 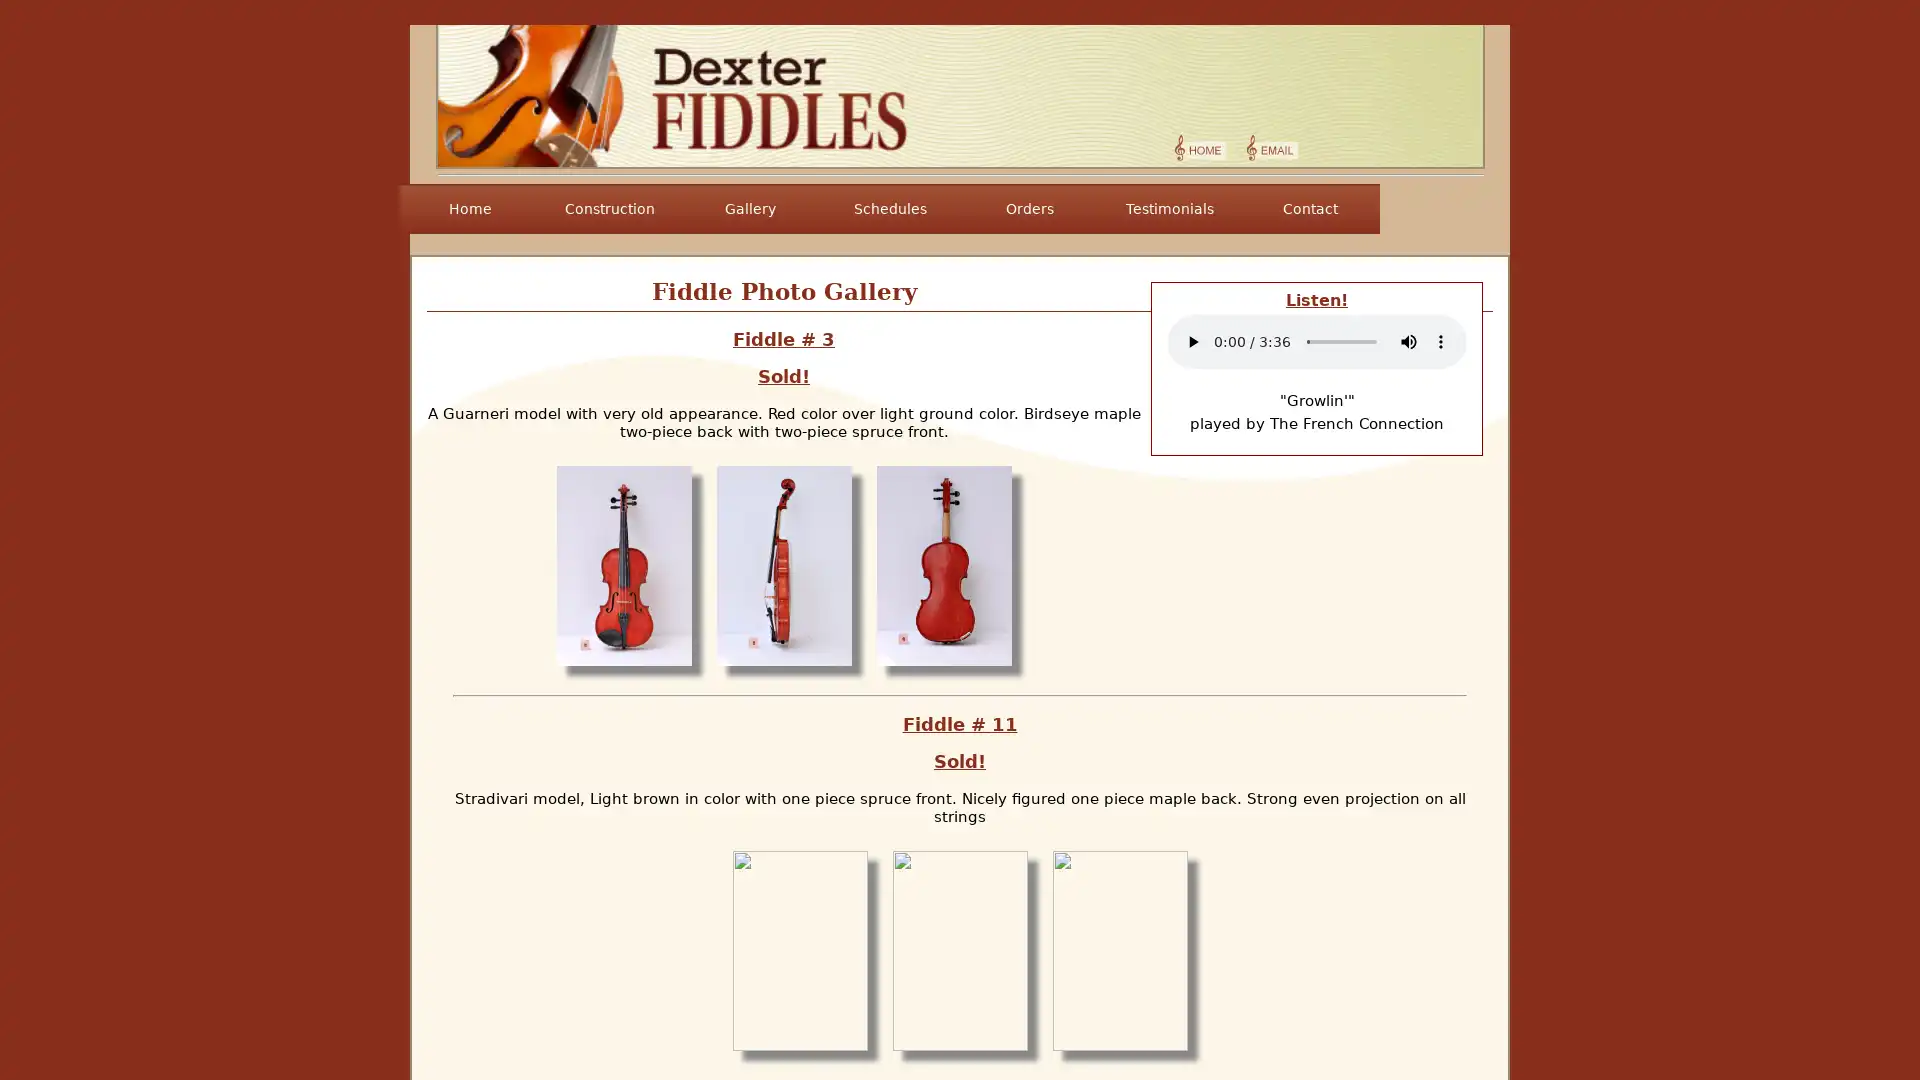 I want to click on show more media controls, so click(x=1440, y=339).